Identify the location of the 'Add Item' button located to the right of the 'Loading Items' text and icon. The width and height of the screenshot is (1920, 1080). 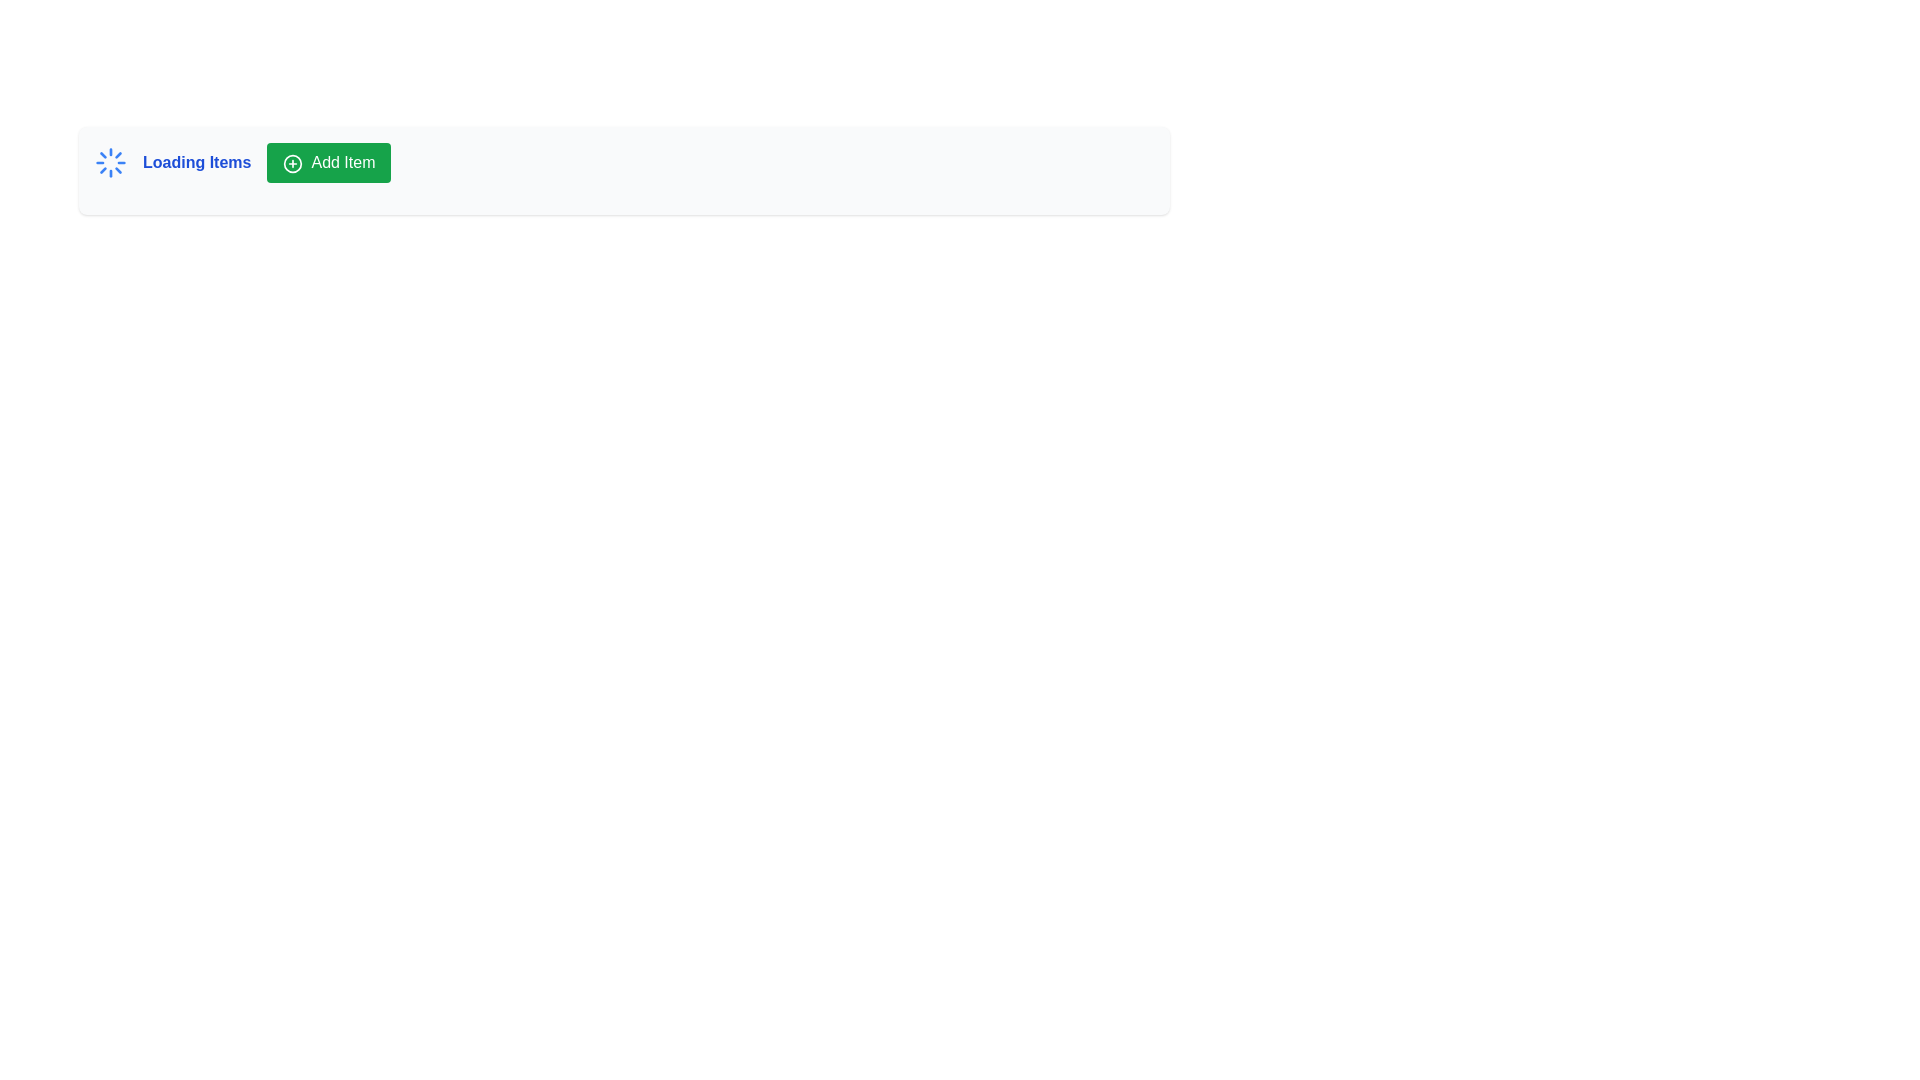
(329, 161).